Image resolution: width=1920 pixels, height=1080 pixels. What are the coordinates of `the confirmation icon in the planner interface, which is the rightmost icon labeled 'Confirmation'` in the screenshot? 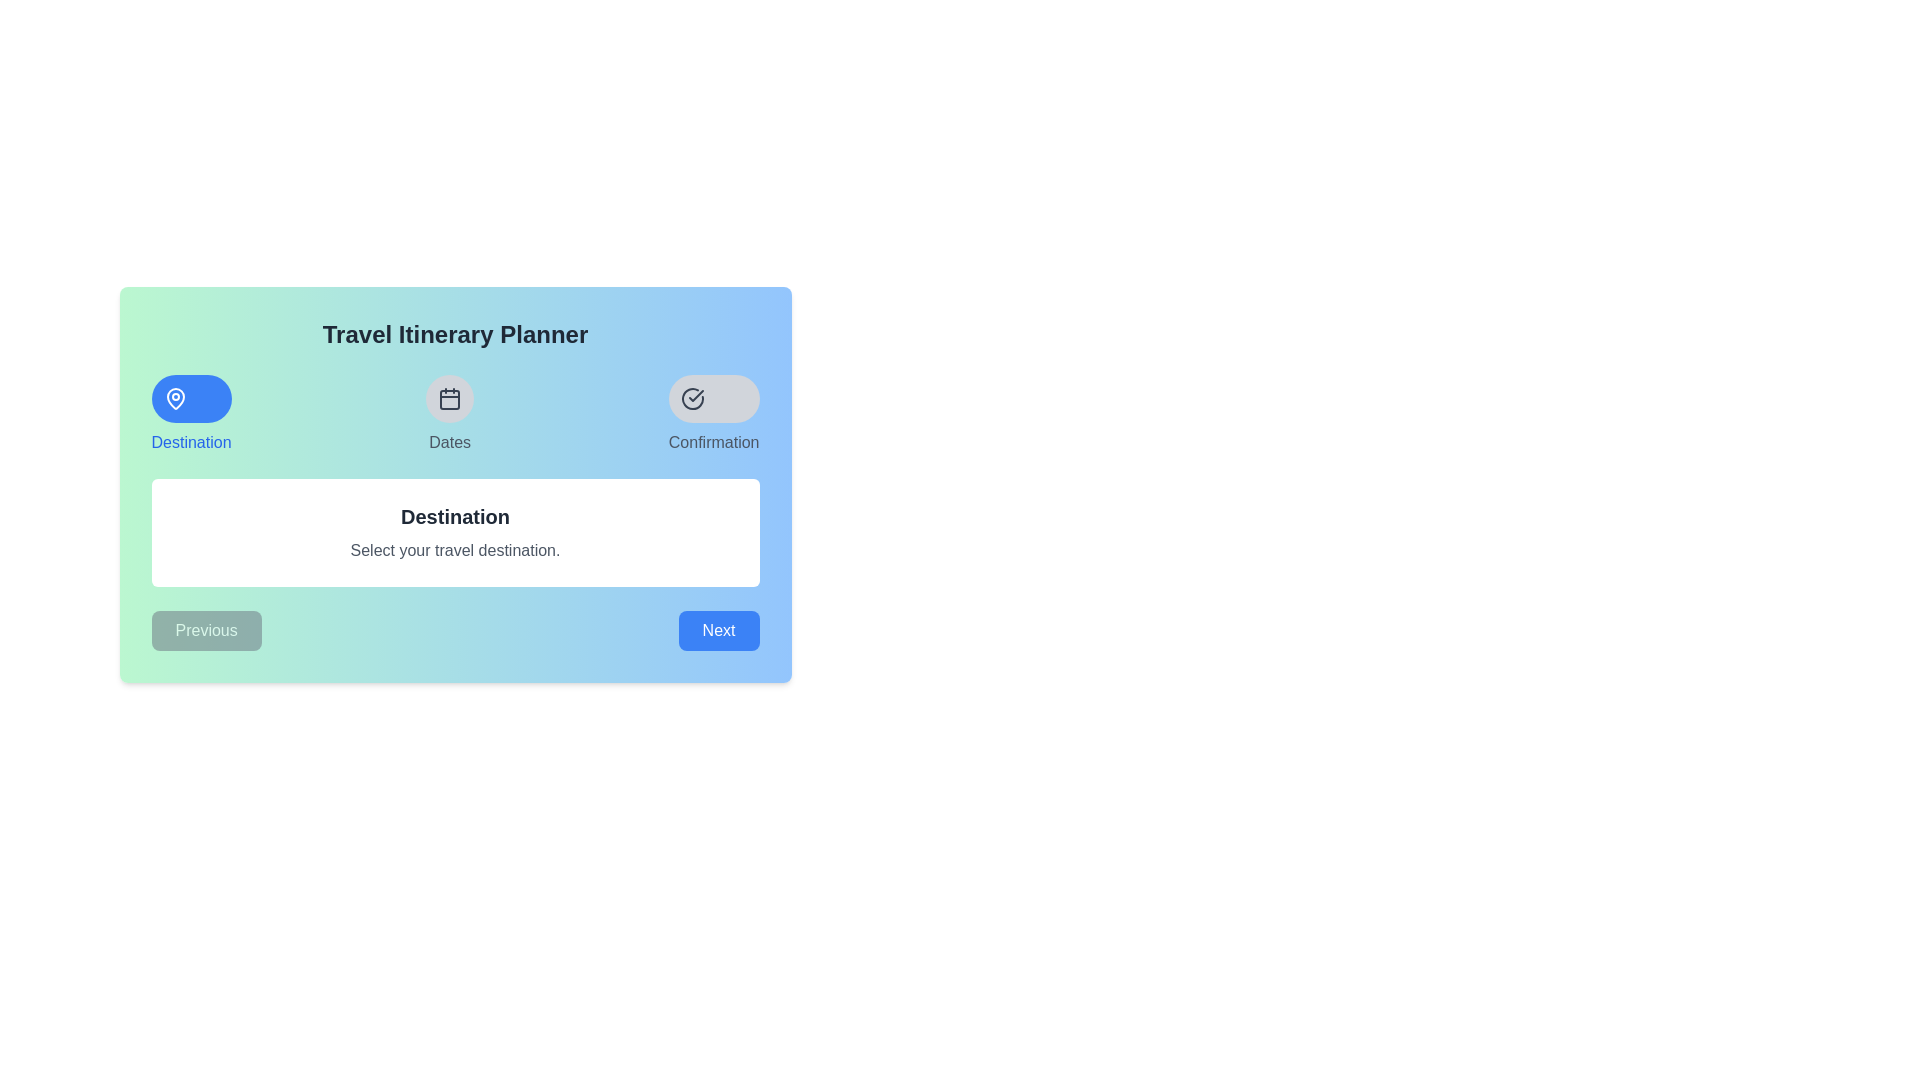 It's located at (692, 398).